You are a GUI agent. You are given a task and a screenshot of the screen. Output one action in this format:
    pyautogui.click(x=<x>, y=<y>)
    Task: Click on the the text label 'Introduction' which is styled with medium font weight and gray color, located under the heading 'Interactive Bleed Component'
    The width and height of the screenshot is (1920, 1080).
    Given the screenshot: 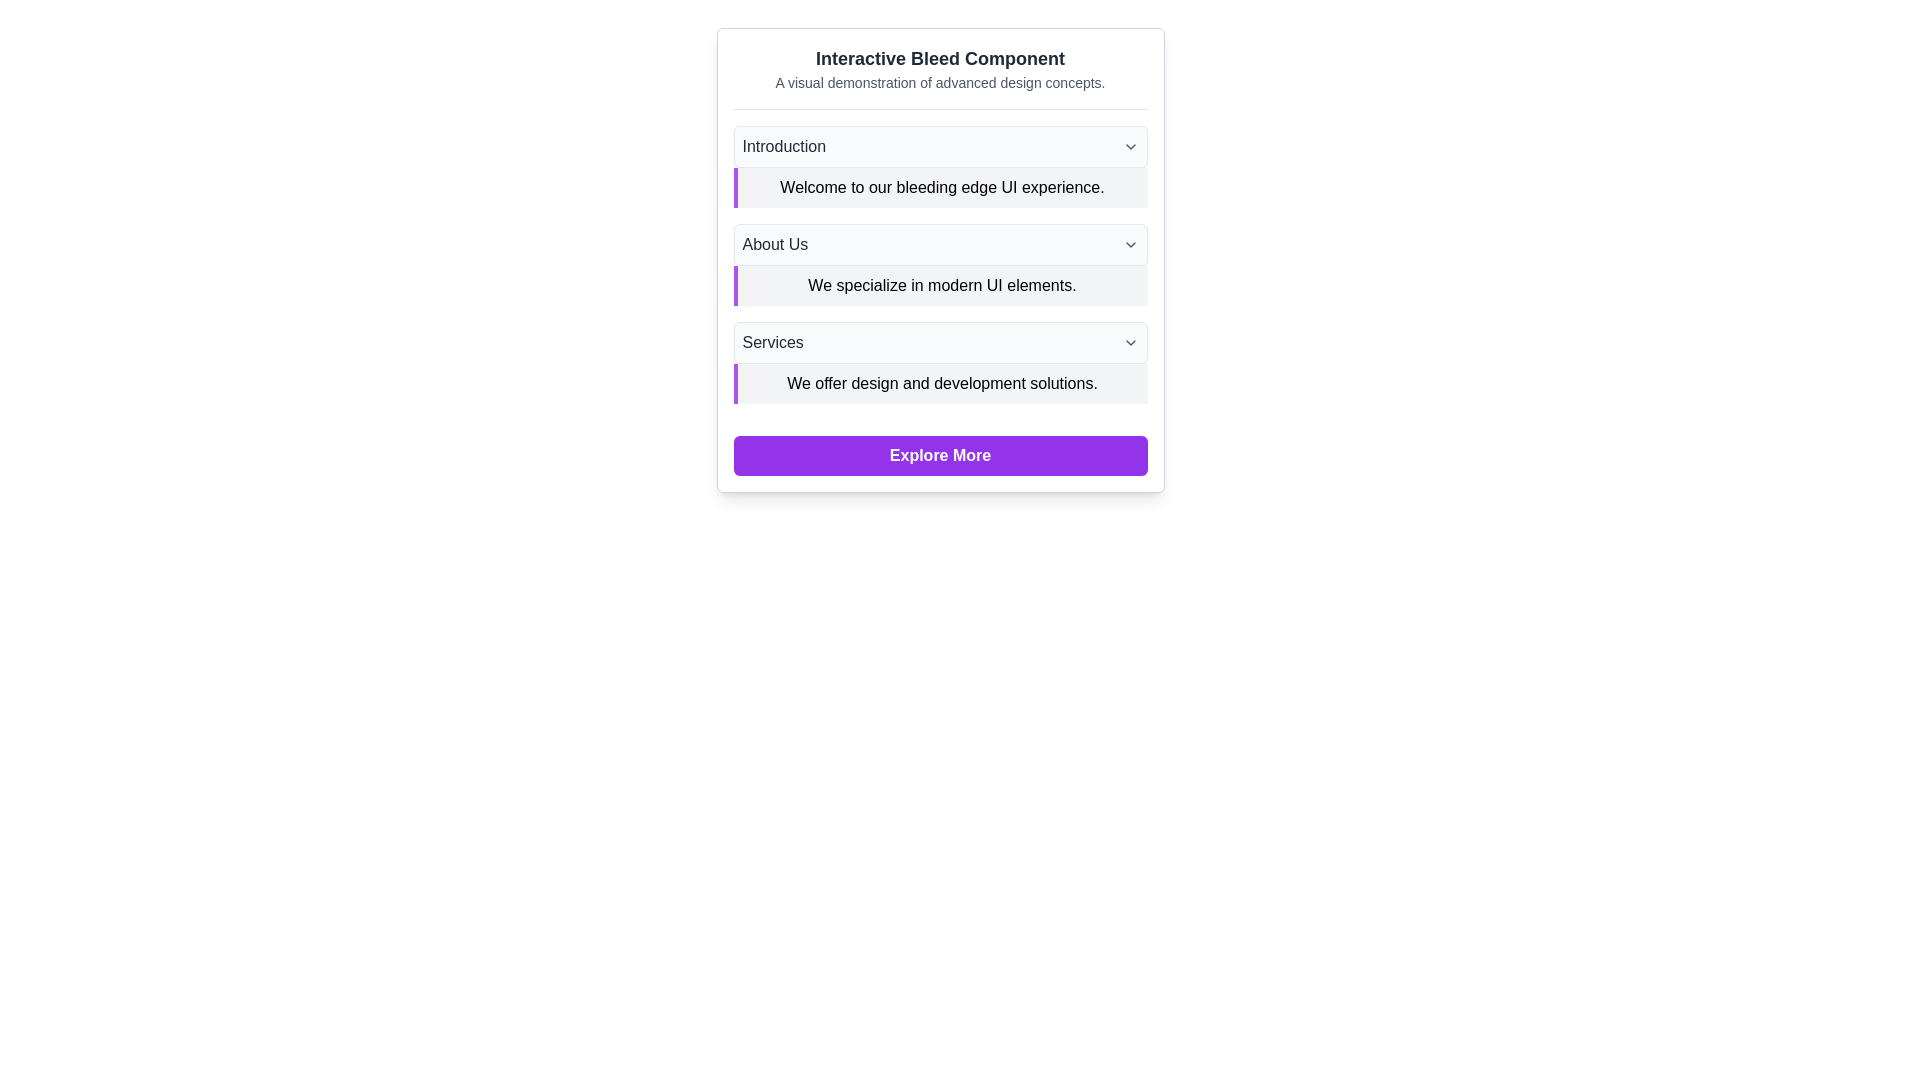 What is the action you would take?
    pyautogui.click(x=783, y=145)
    